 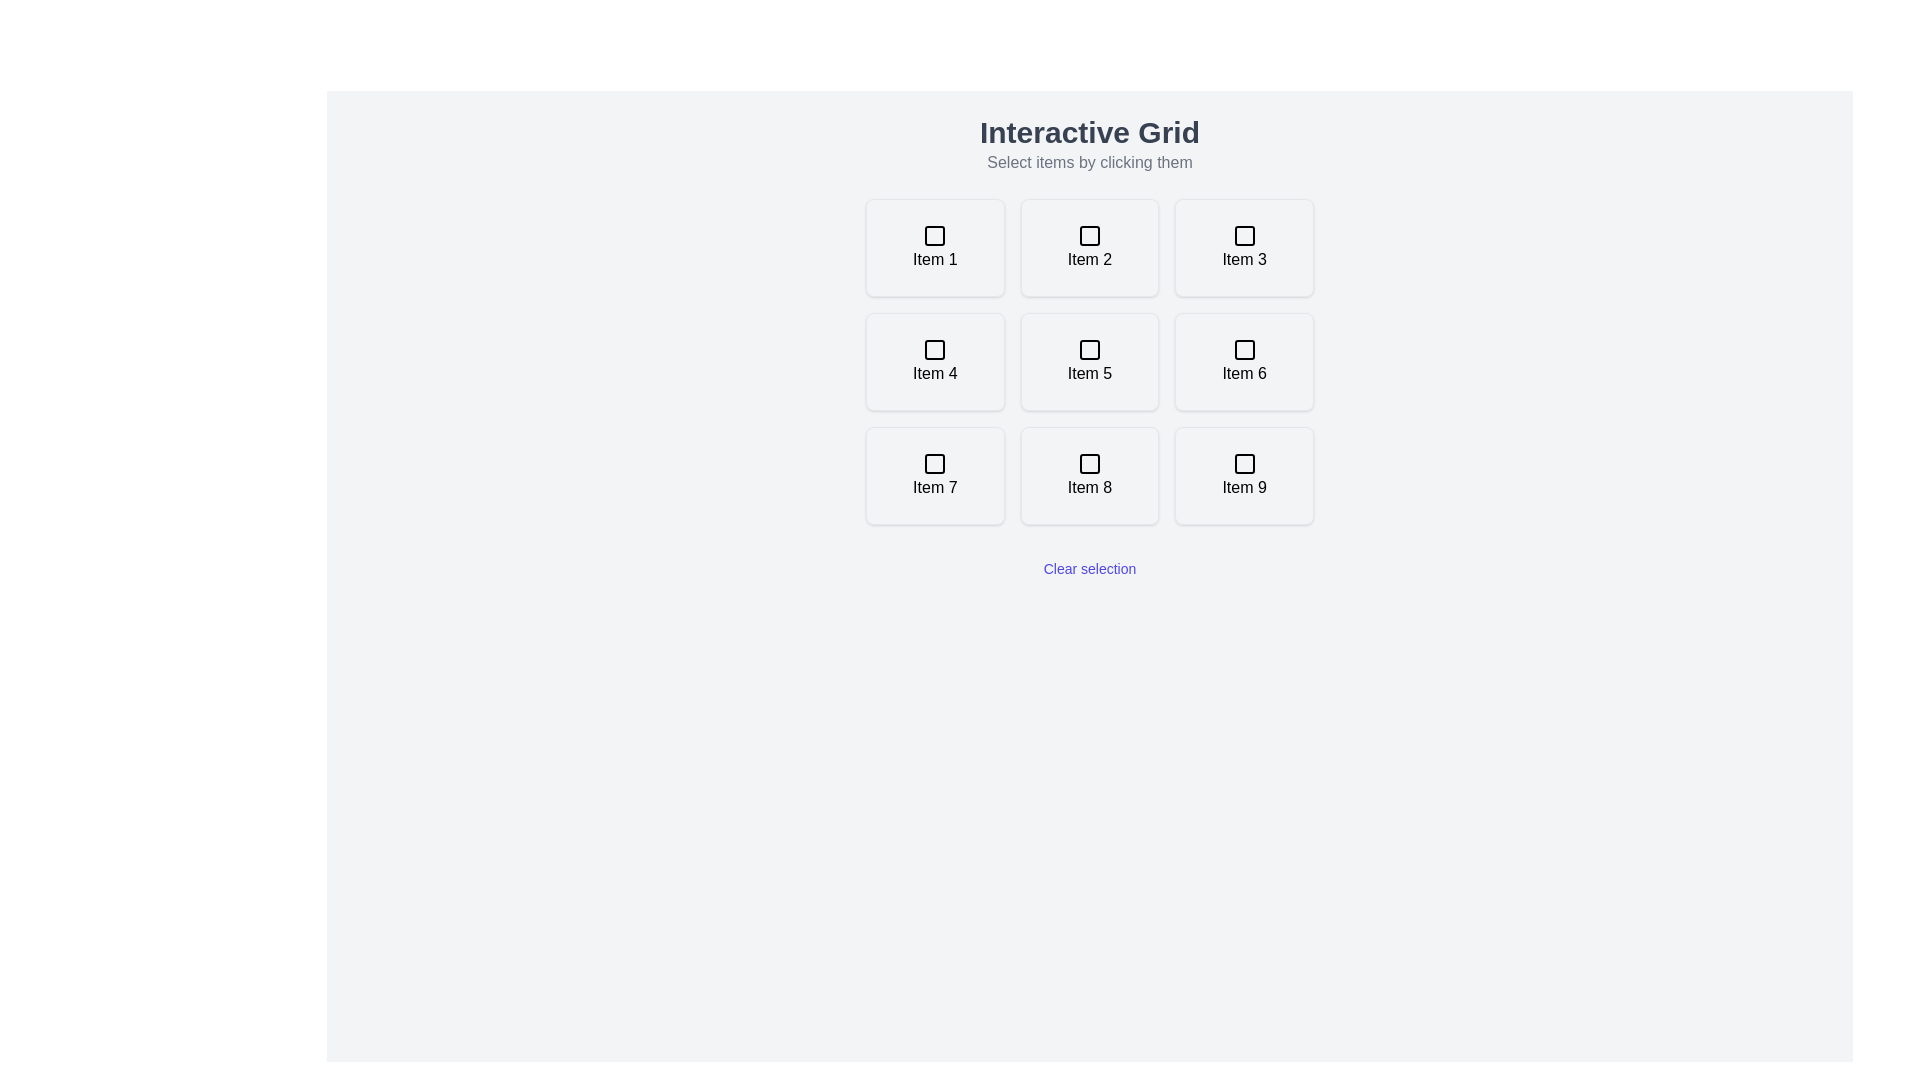 What do you see at coordinates (934, 362) in the screenshot?
I see `the button labeled 'Item 4' which is a rectangular button with a centered square icon above its text, located in the second row and first column of a 3x3 grid layout` at bounding box center [934, 362].